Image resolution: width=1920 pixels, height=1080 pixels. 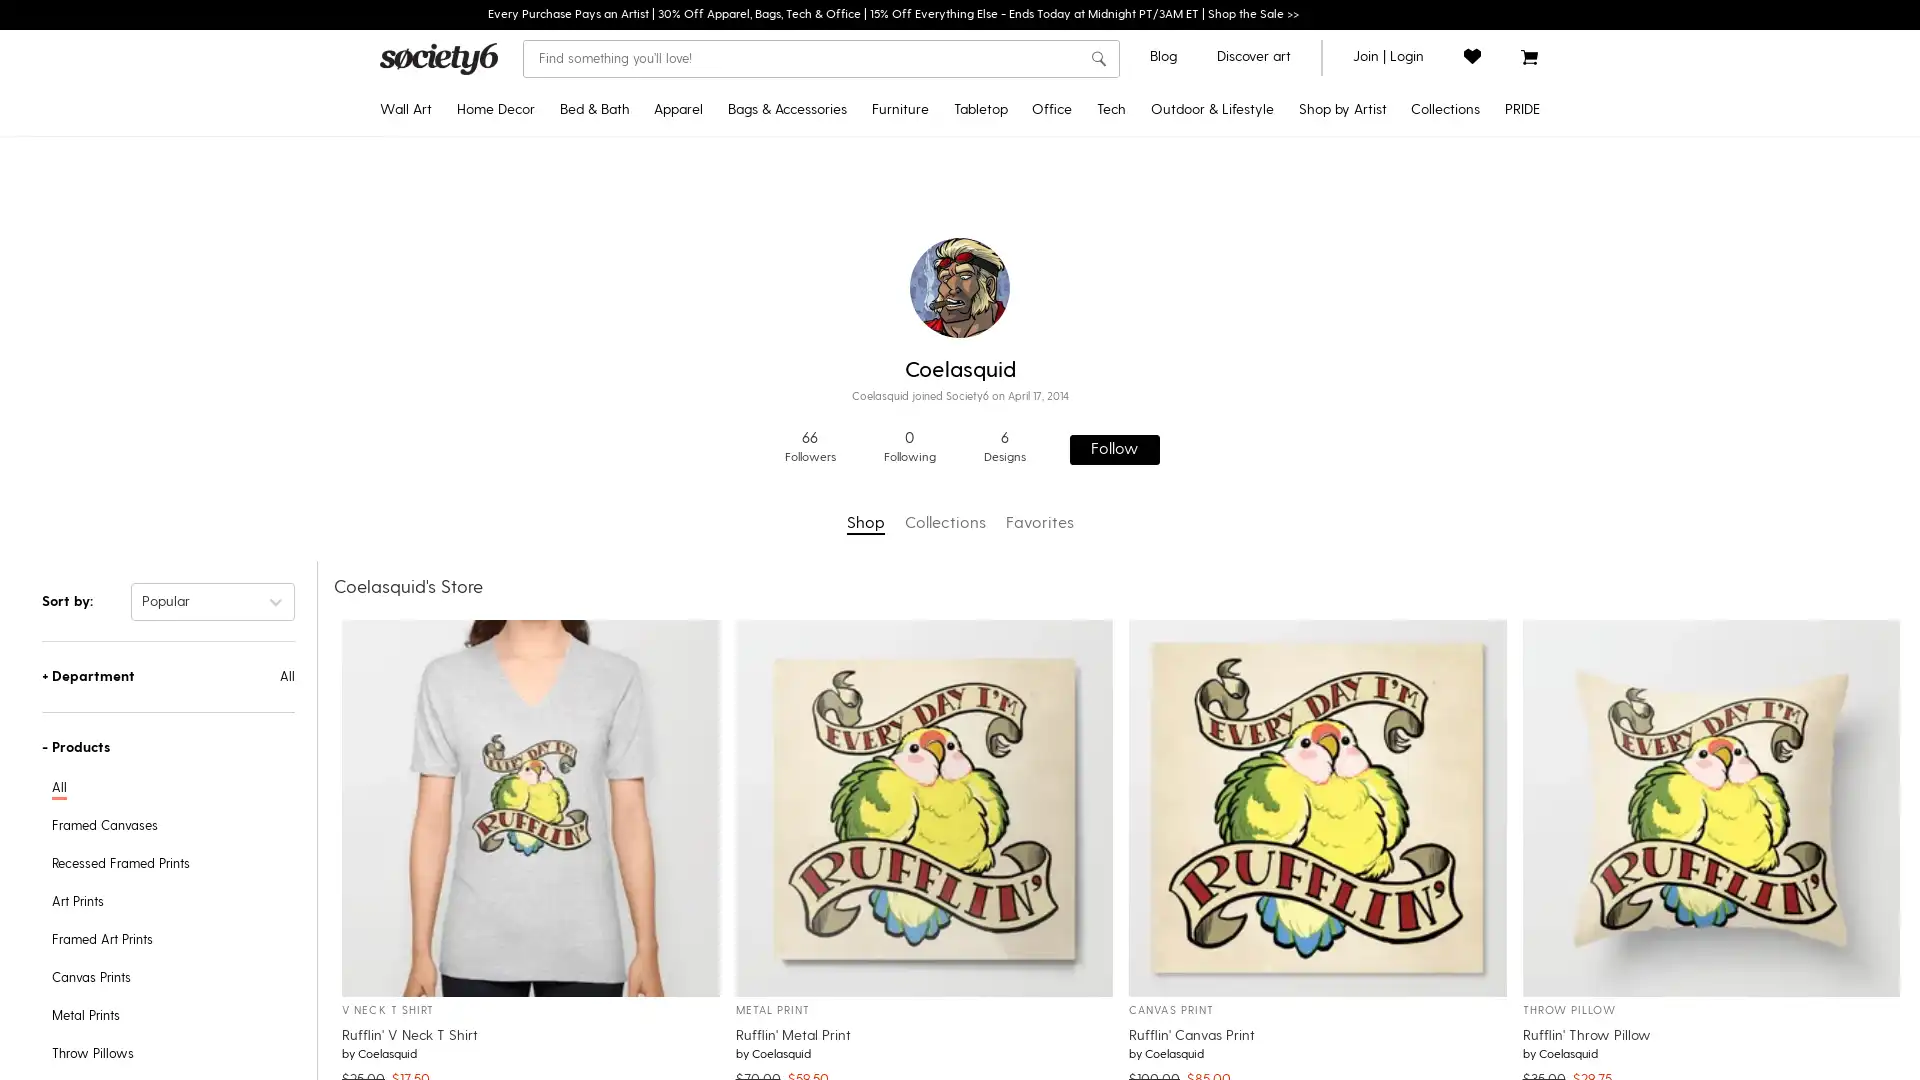 I want to click on Discover LGBTQIA+ Artists, so click(x=1442, y=192).